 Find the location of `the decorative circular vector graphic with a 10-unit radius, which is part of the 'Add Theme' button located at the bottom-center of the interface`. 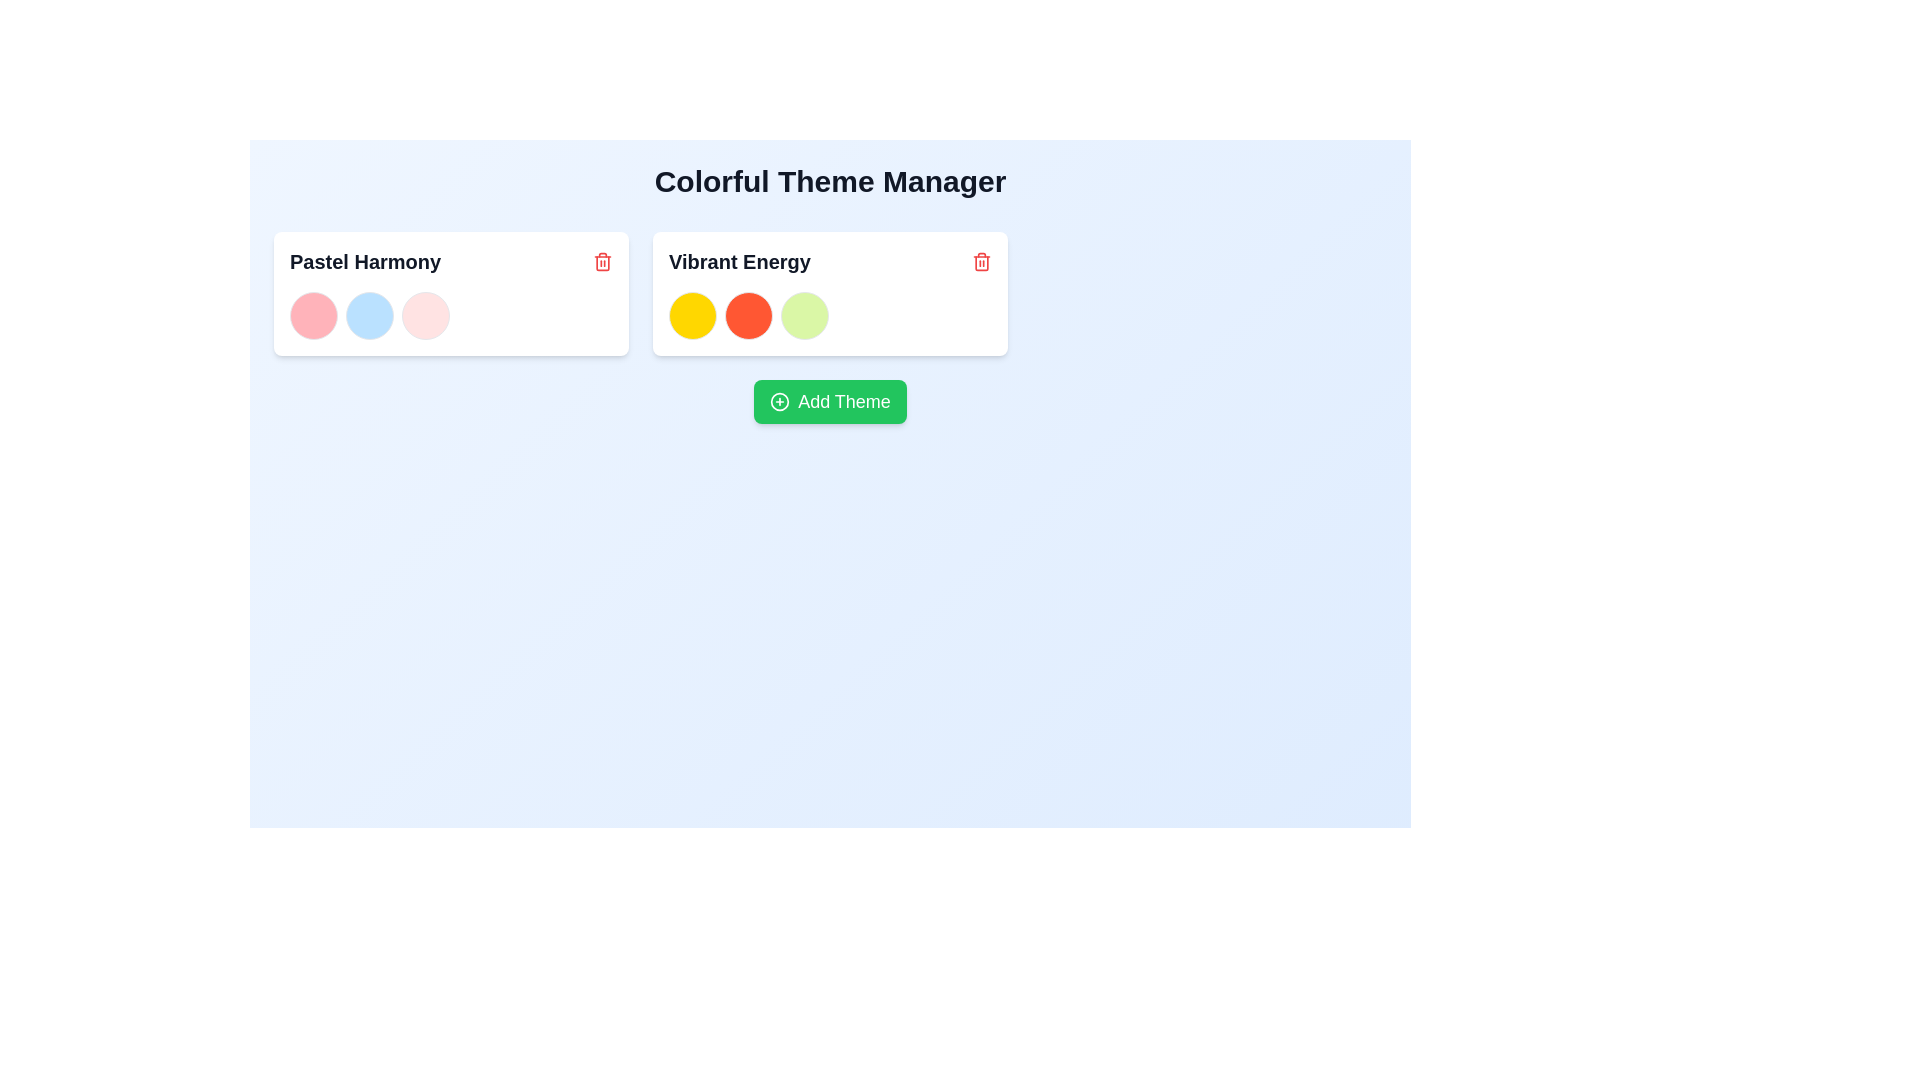

the decorative circular vector graphic with a 10-unit radius, which is part of the 'Add Theme' button located at the bottom-center of the interface is located at coordinates (779, 401).